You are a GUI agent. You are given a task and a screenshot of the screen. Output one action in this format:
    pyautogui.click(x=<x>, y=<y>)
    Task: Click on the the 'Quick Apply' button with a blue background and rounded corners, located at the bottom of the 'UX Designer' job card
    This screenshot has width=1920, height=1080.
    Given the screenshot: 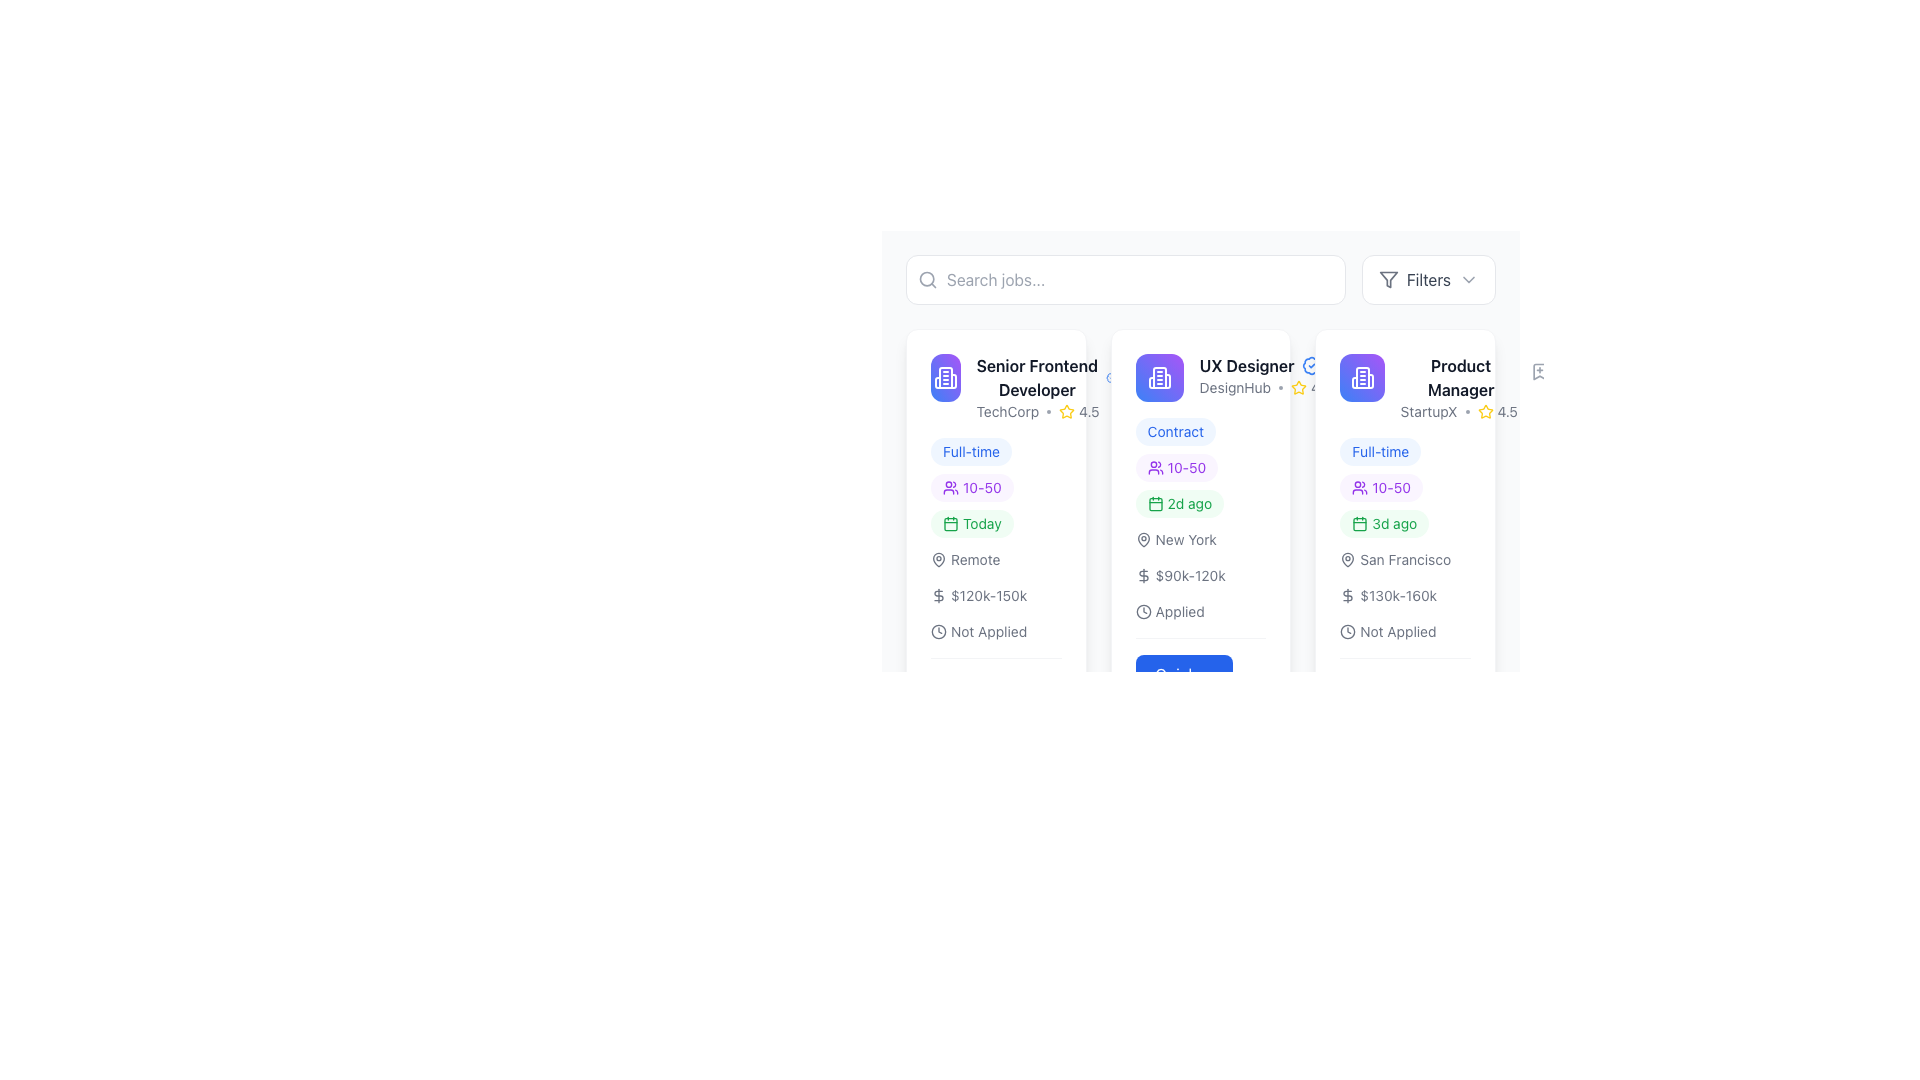 What is the action you would take?
    pyautogui.click(x=1184, y=685)
    